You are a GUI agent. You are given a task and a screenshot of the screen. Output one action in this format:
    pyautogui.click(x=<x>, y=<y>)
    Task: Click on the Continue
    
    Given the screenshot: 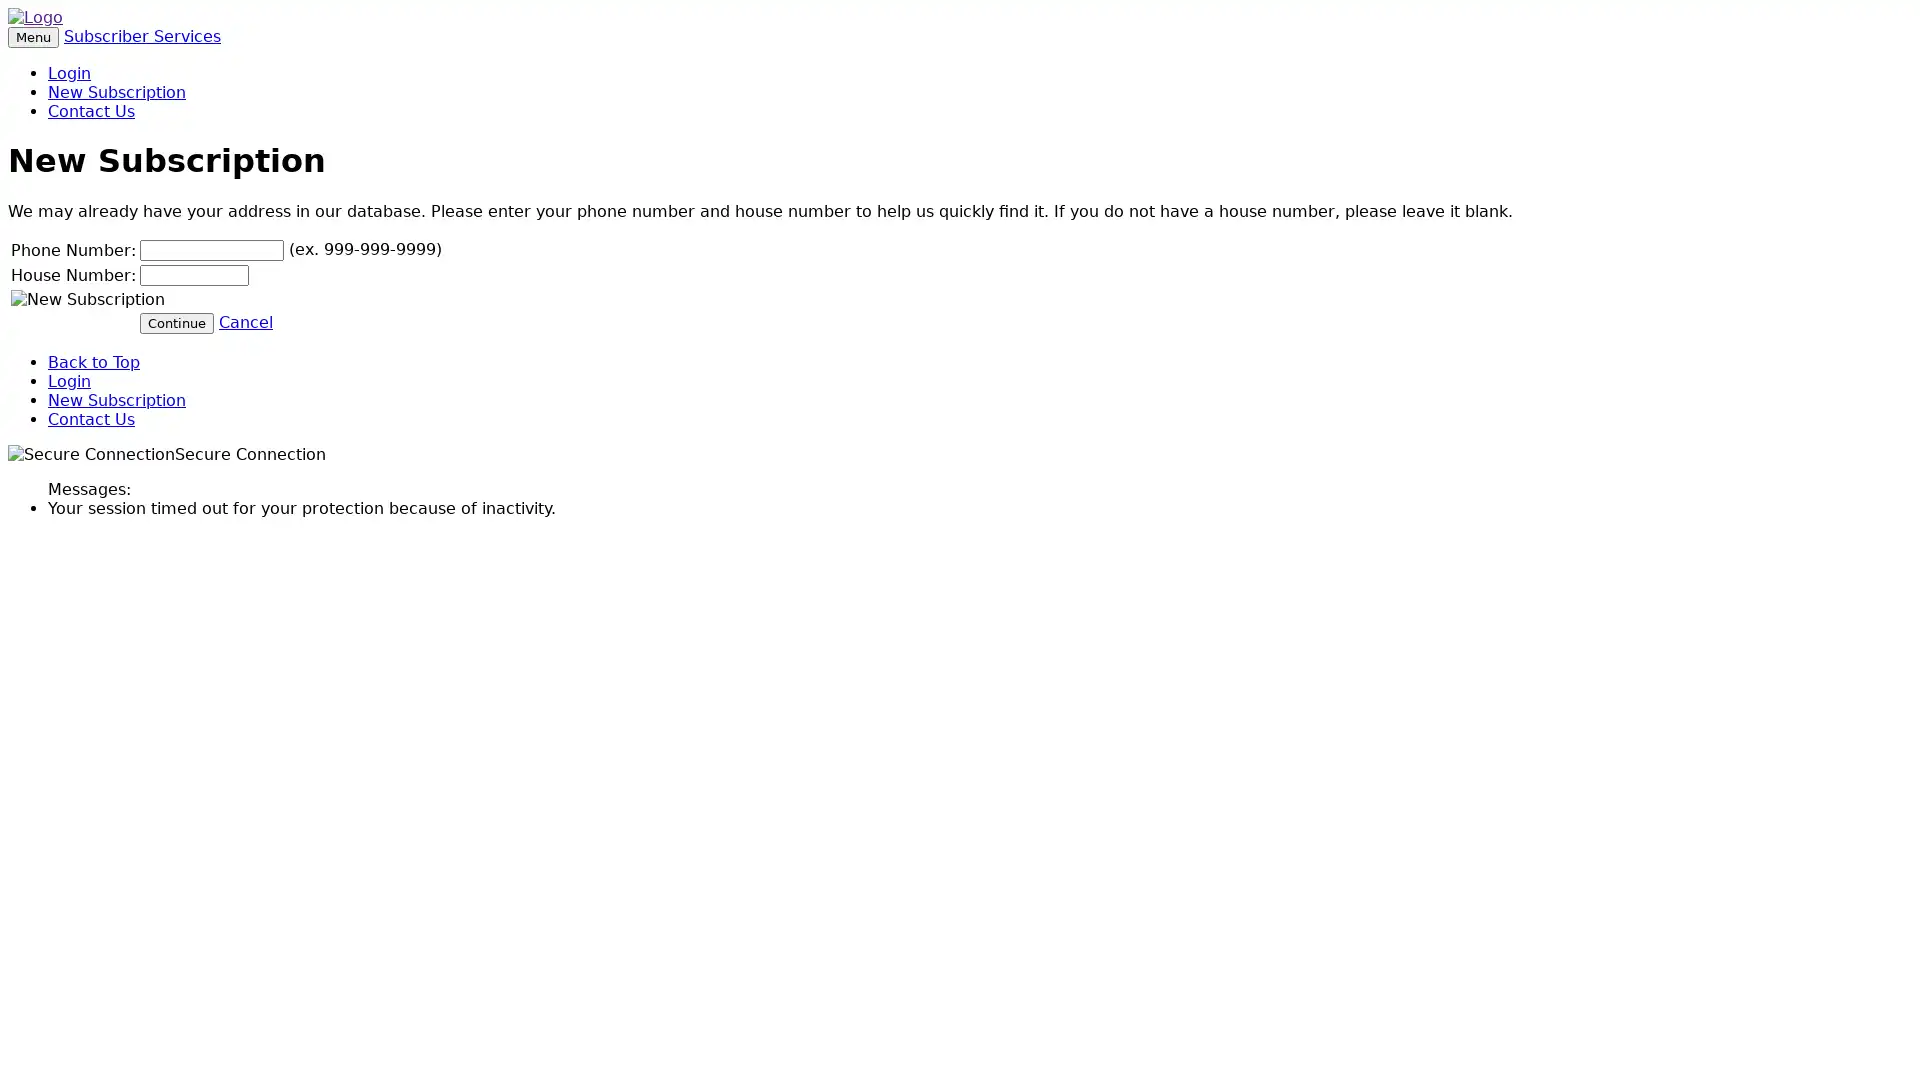 What is the action you would take?
    pyautogui.click(x=177, y=321)
    